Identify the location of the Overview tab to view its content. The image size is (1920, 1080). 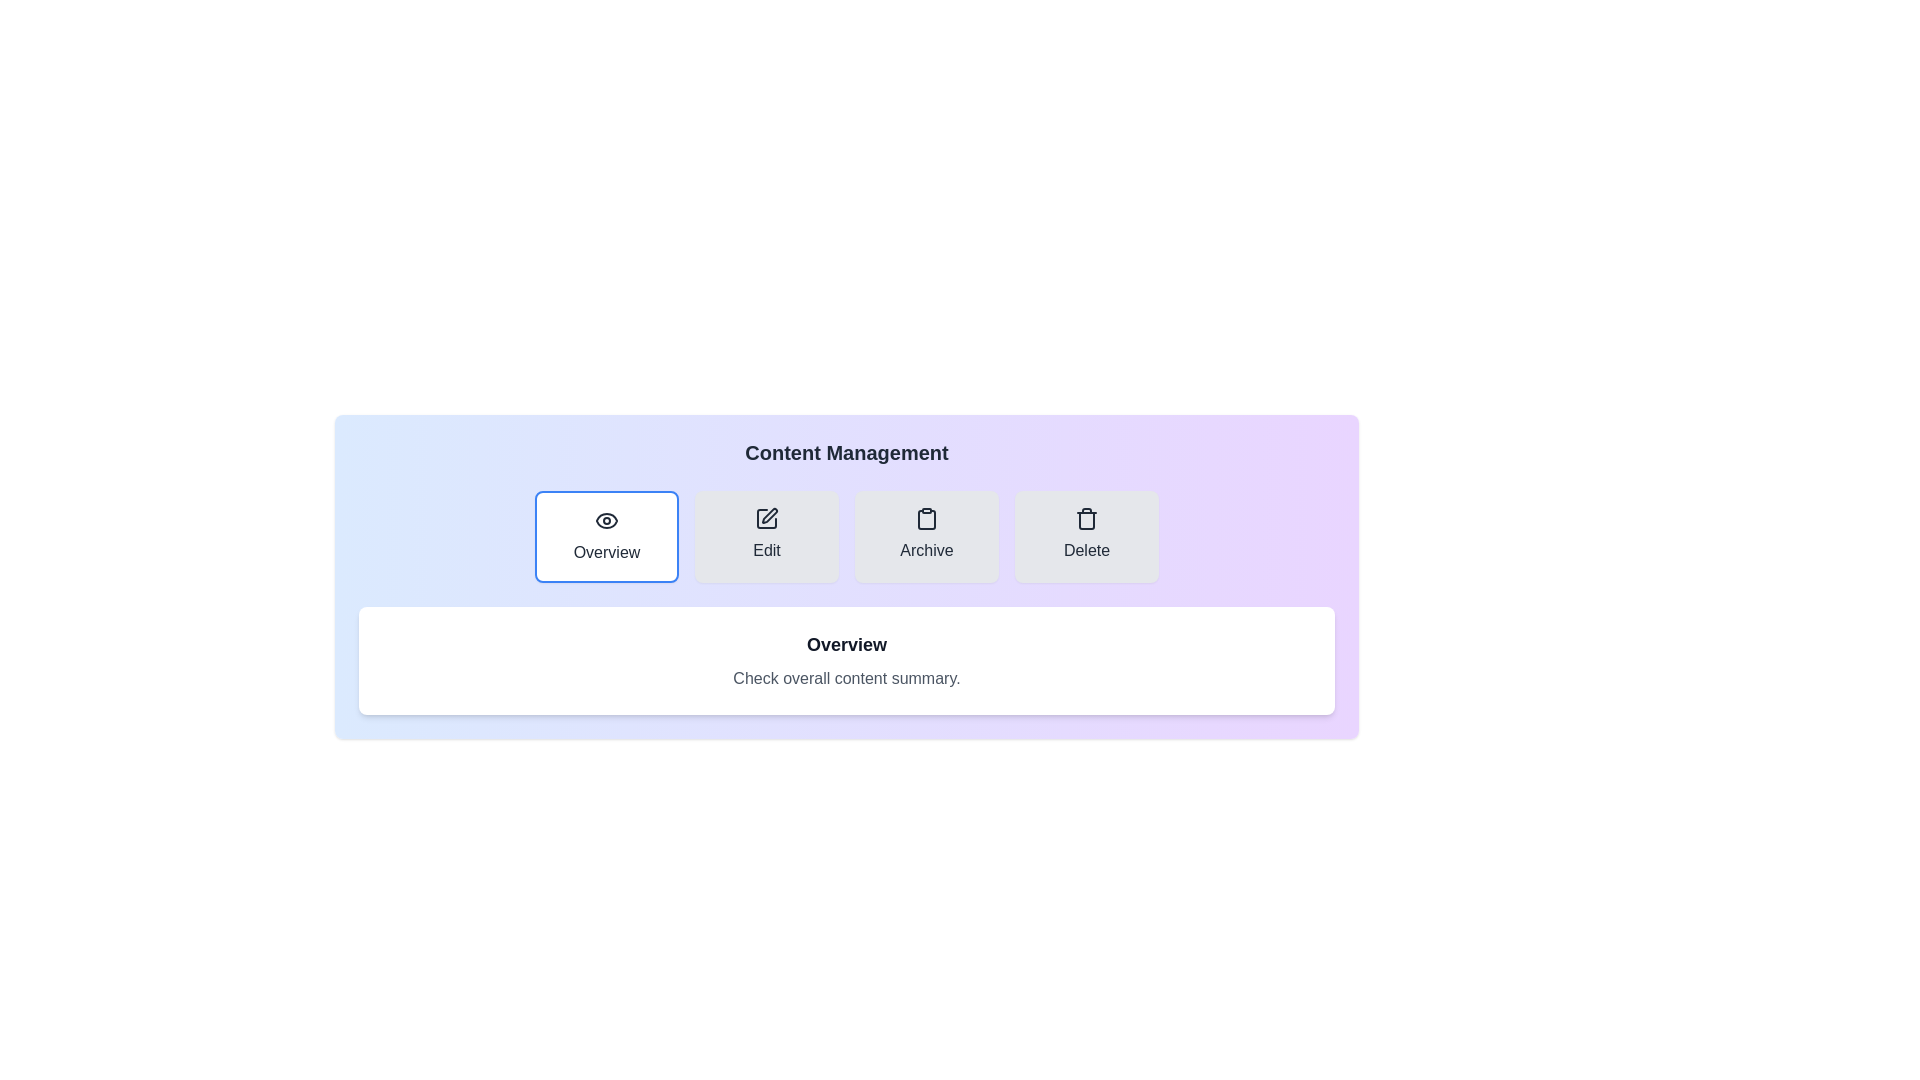
(605, 535).